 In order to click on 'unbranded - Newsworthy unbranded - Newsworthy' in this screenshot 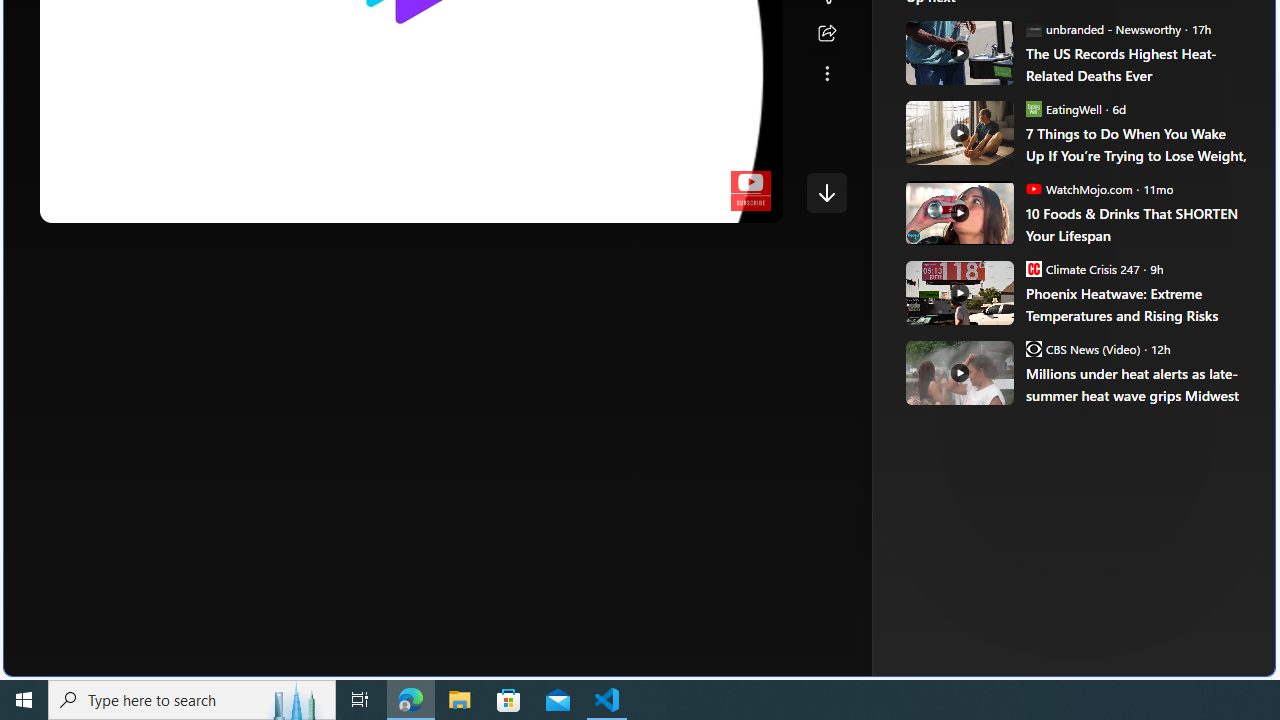, I will do `click(1102, 28)`.